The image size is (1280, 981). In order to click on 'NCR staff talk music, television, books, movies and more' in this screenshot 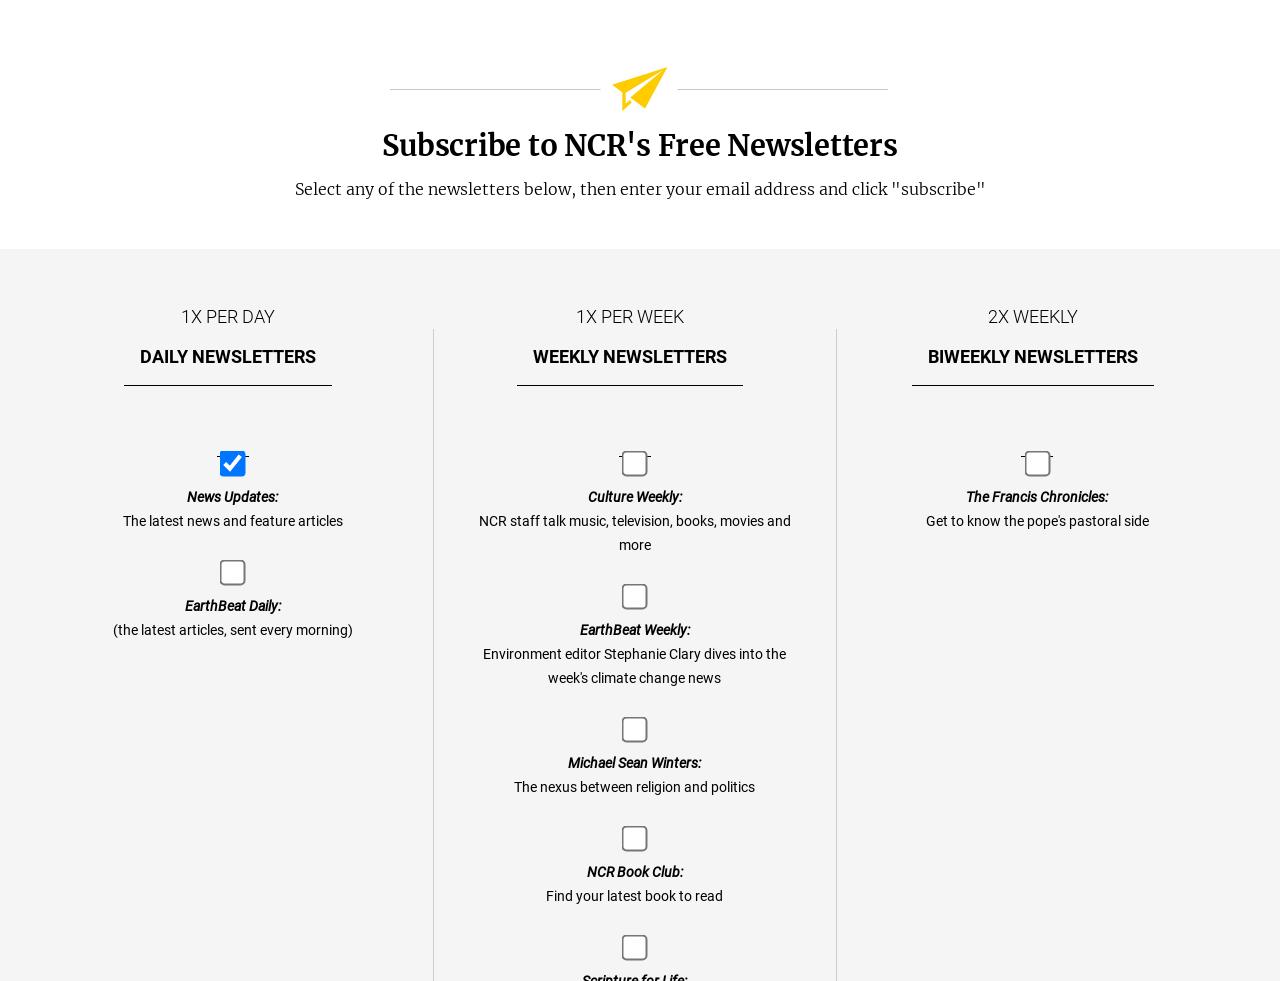, I will do `click(632, 533)`.